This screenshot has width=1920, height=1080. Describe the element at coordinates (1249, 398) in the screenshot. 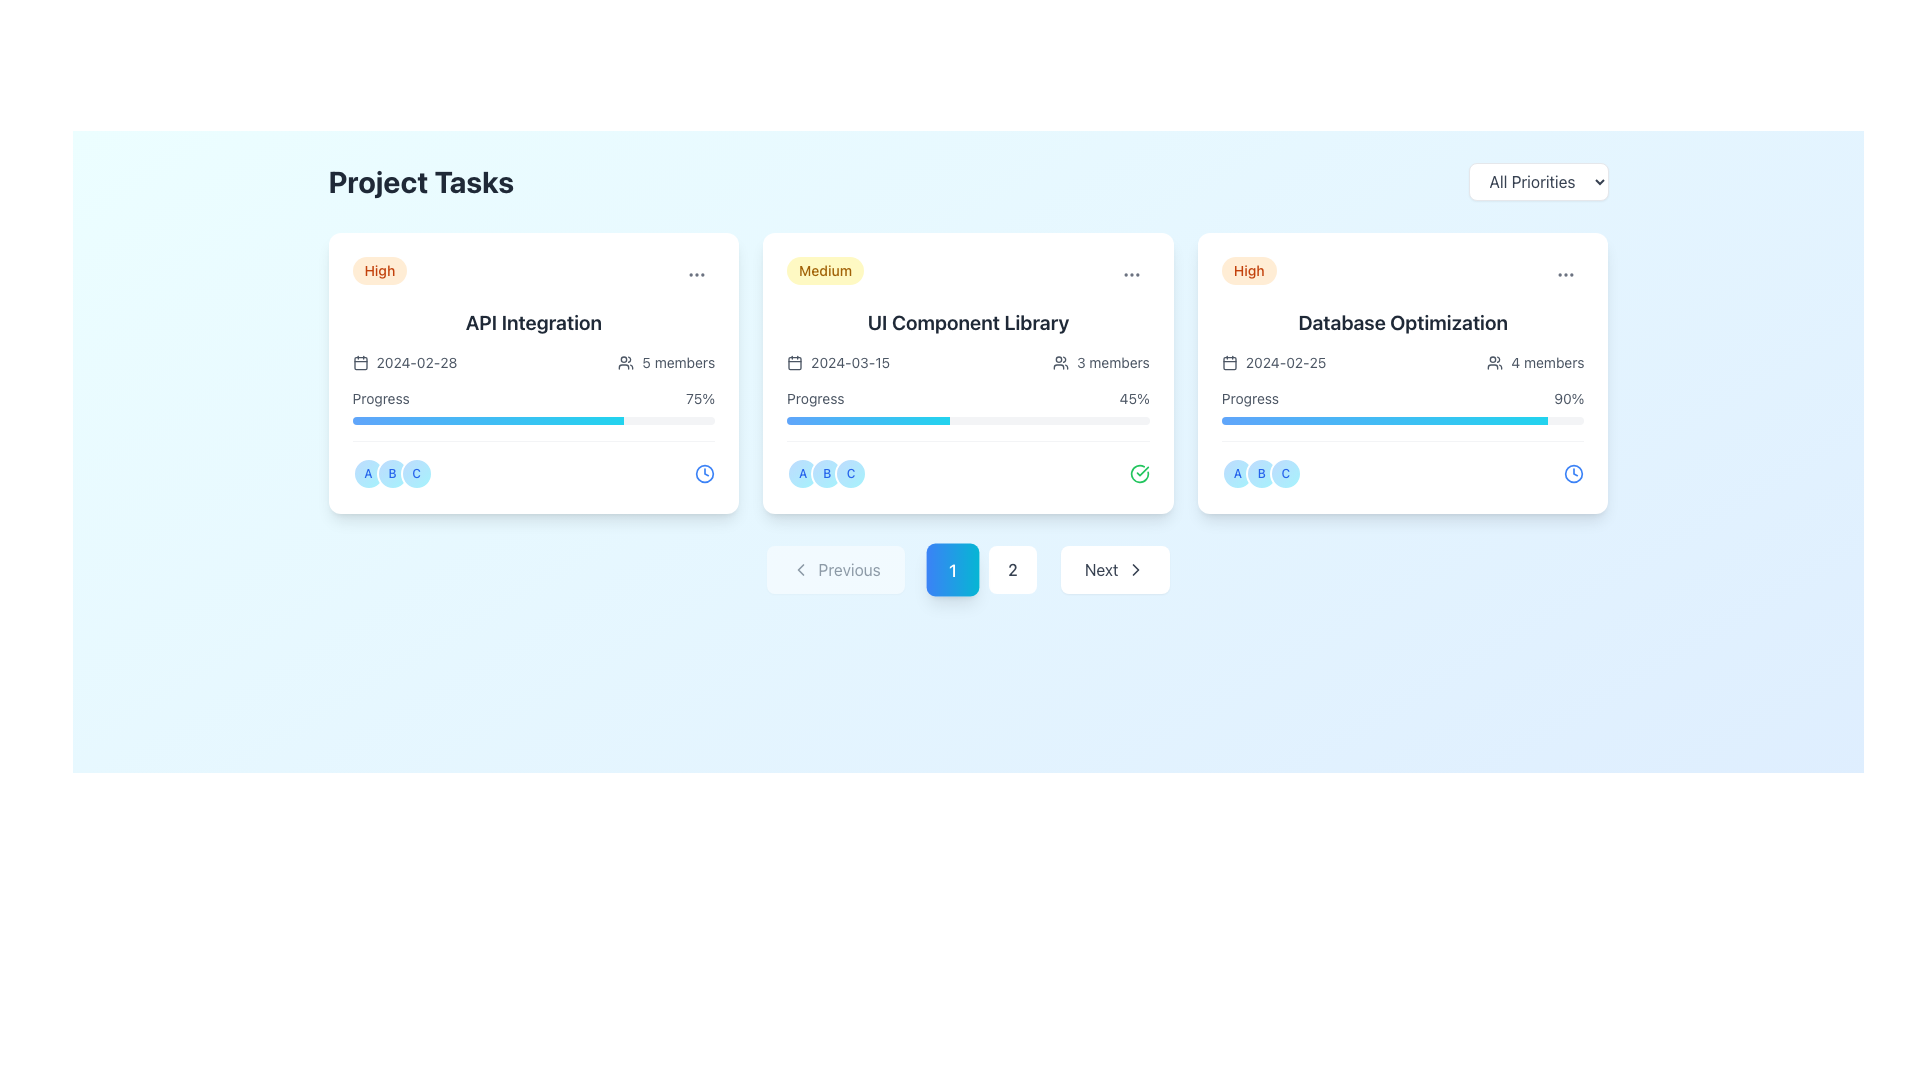

I see `the Text Label indicating task completion progress in the 'Database Optimization' card, located on the left side of the card's lower section` at that location.